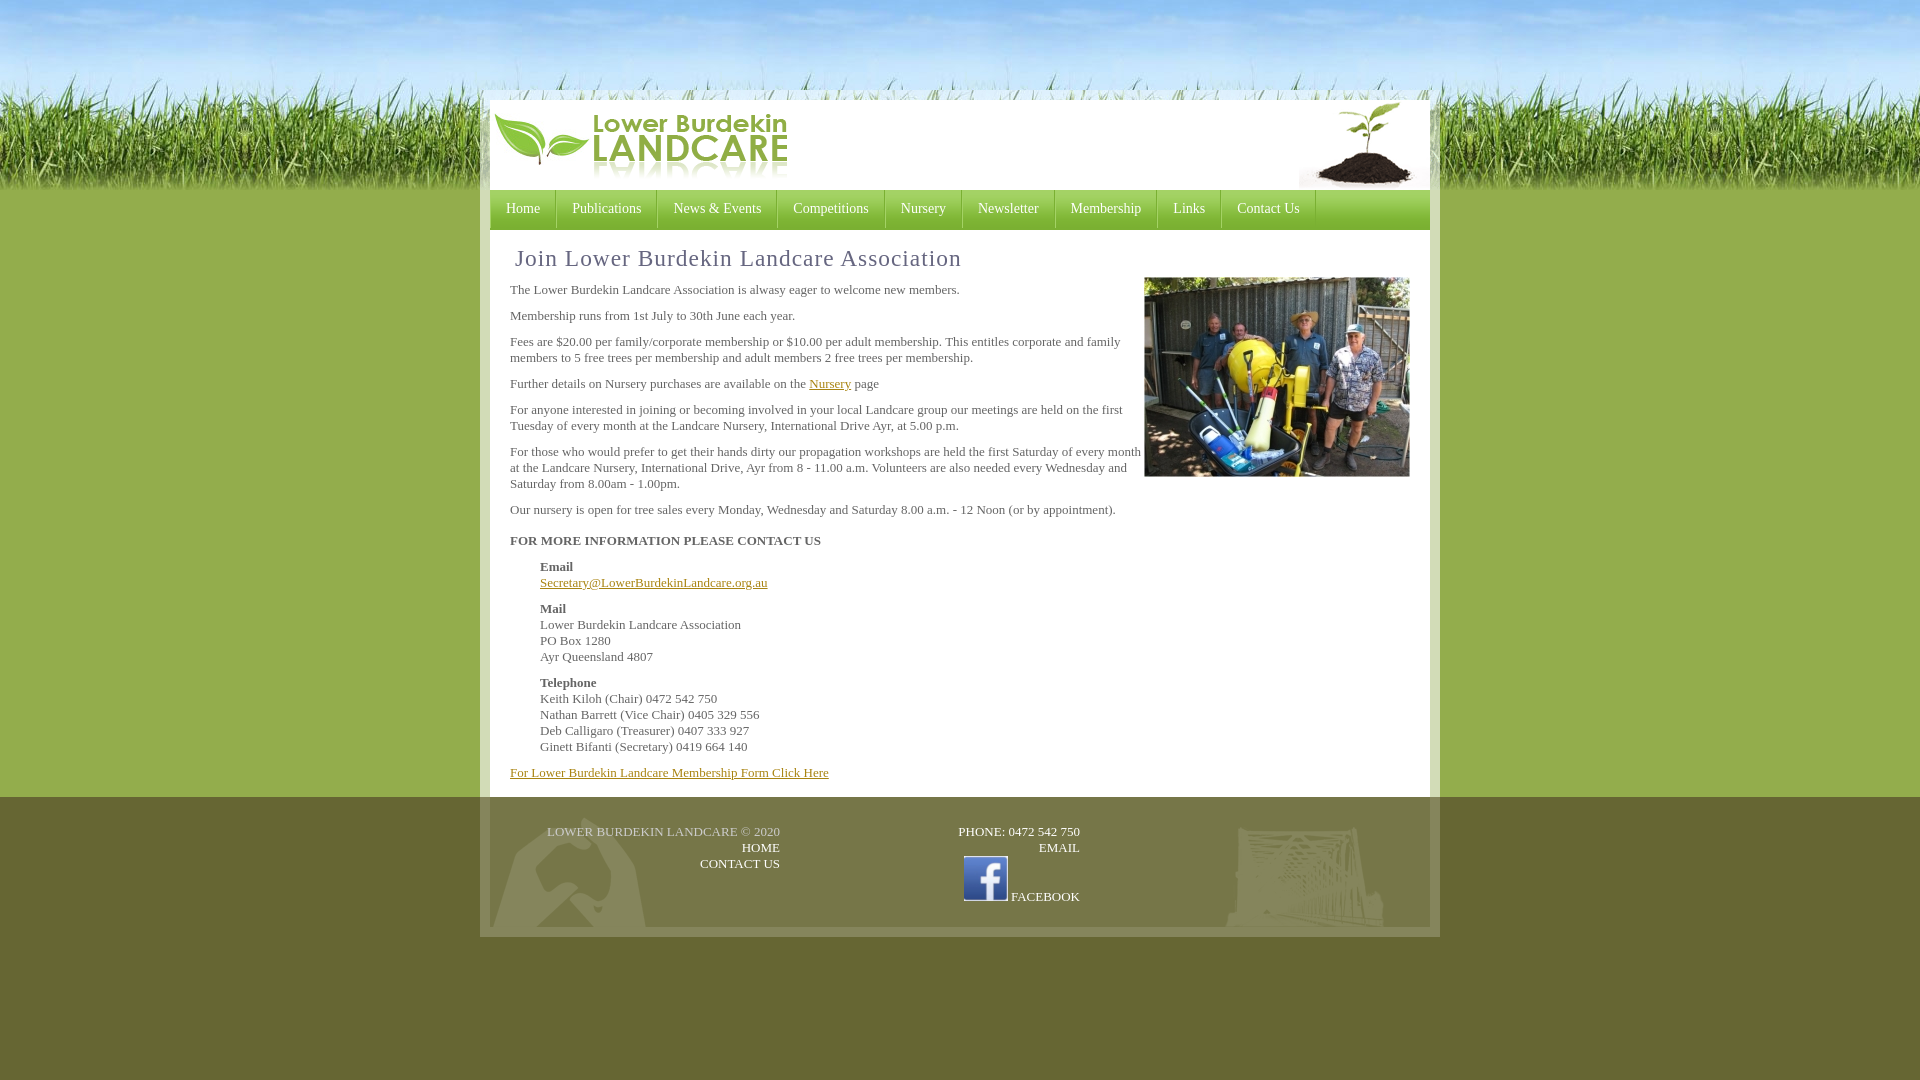 This screenshot has width=1920, height=1080. What do you see at coordinates (605, 208) in the screenshot?
I see `'Publications'` at bounding box center [605, 208].